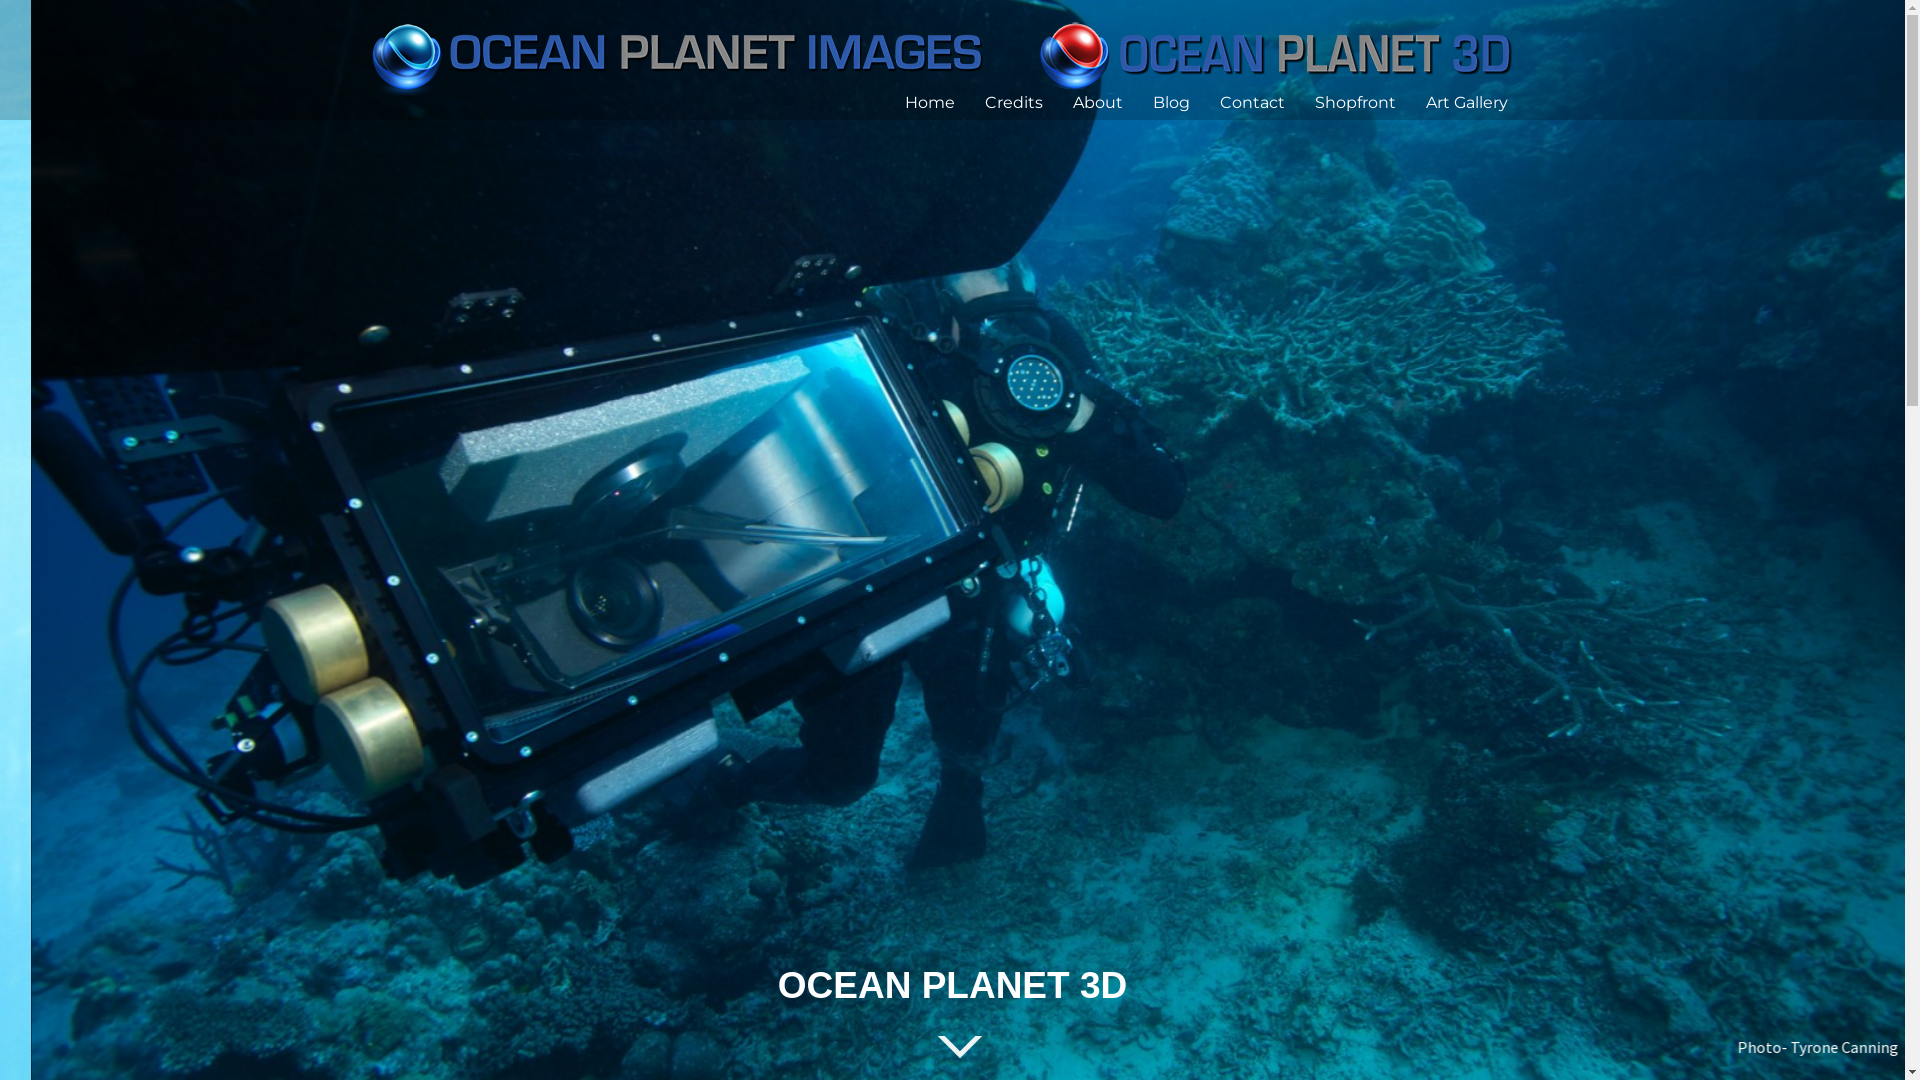  What do you see at coordinates (1467, 101) in the screenshot?
I see `'Art Gallery'` at bounding box center [1467, 101].